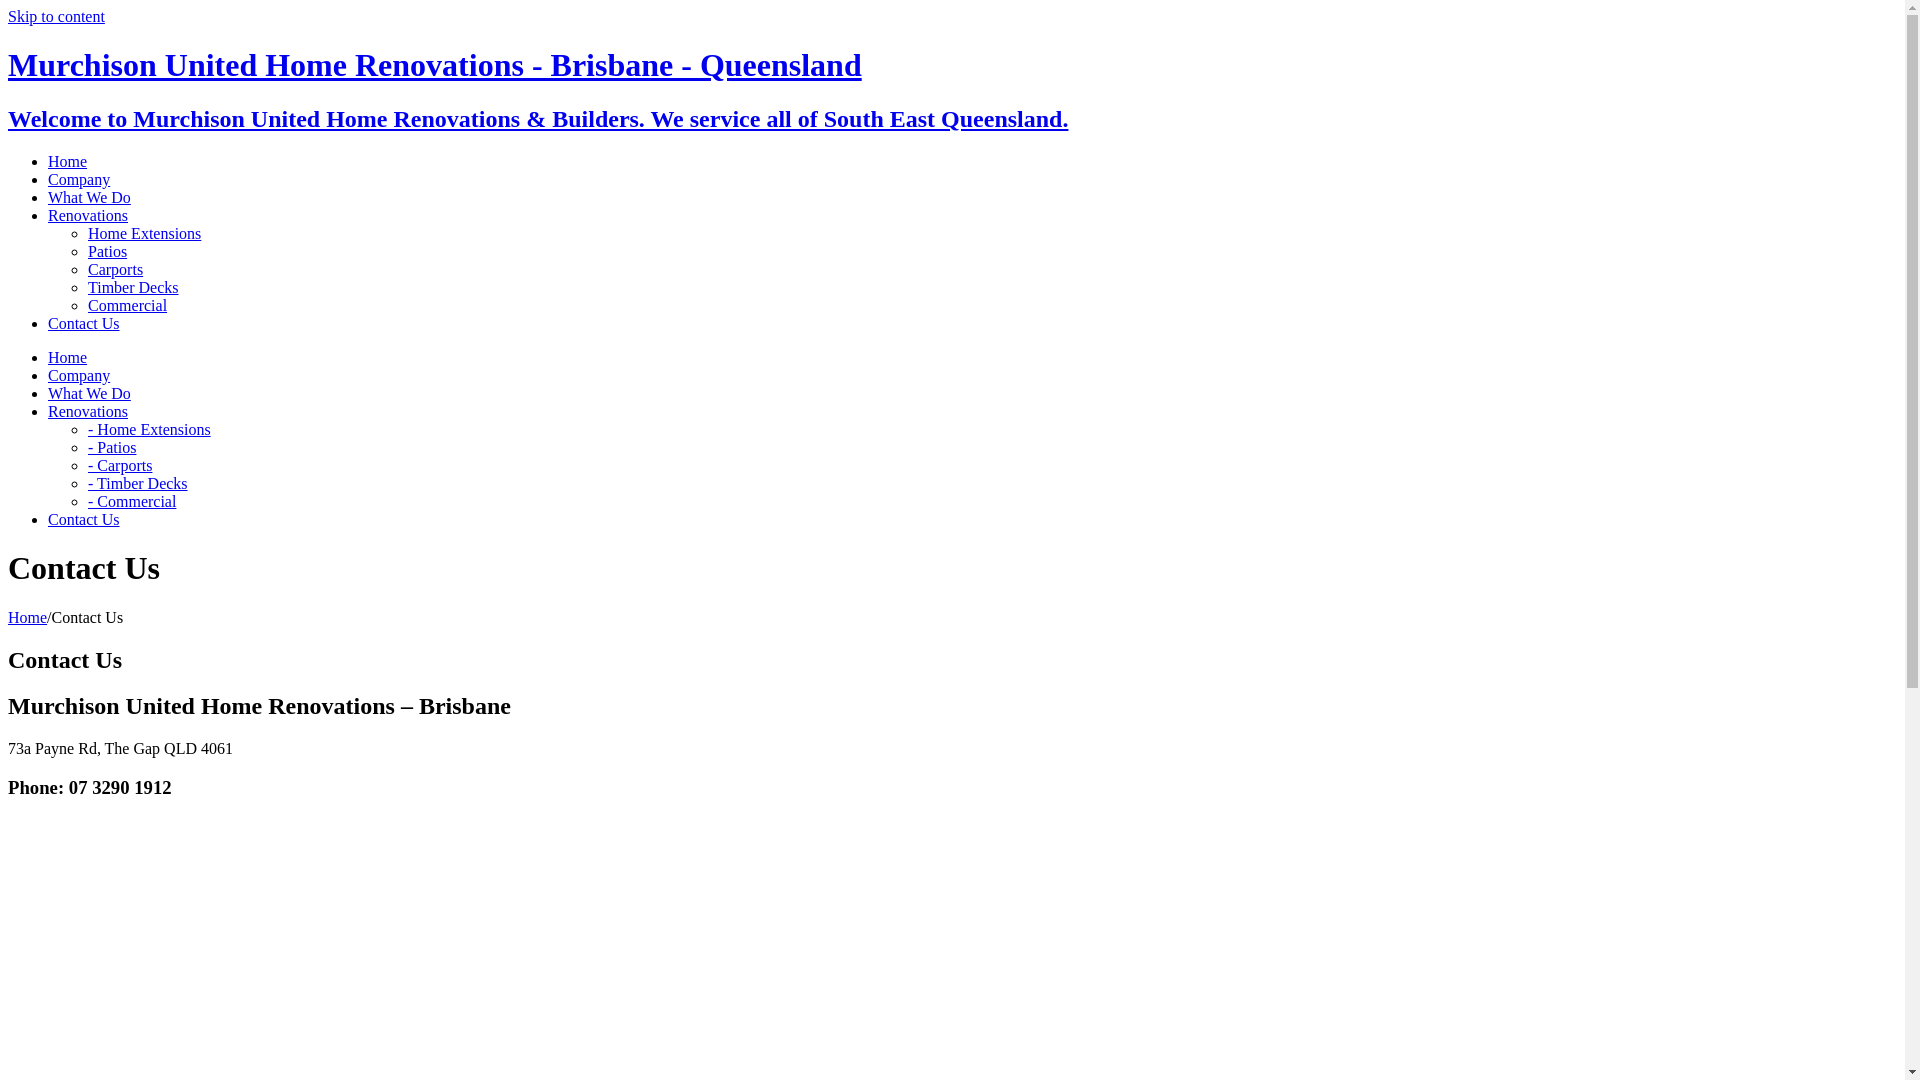  I want to click on '- Carports', so click(86, 465).